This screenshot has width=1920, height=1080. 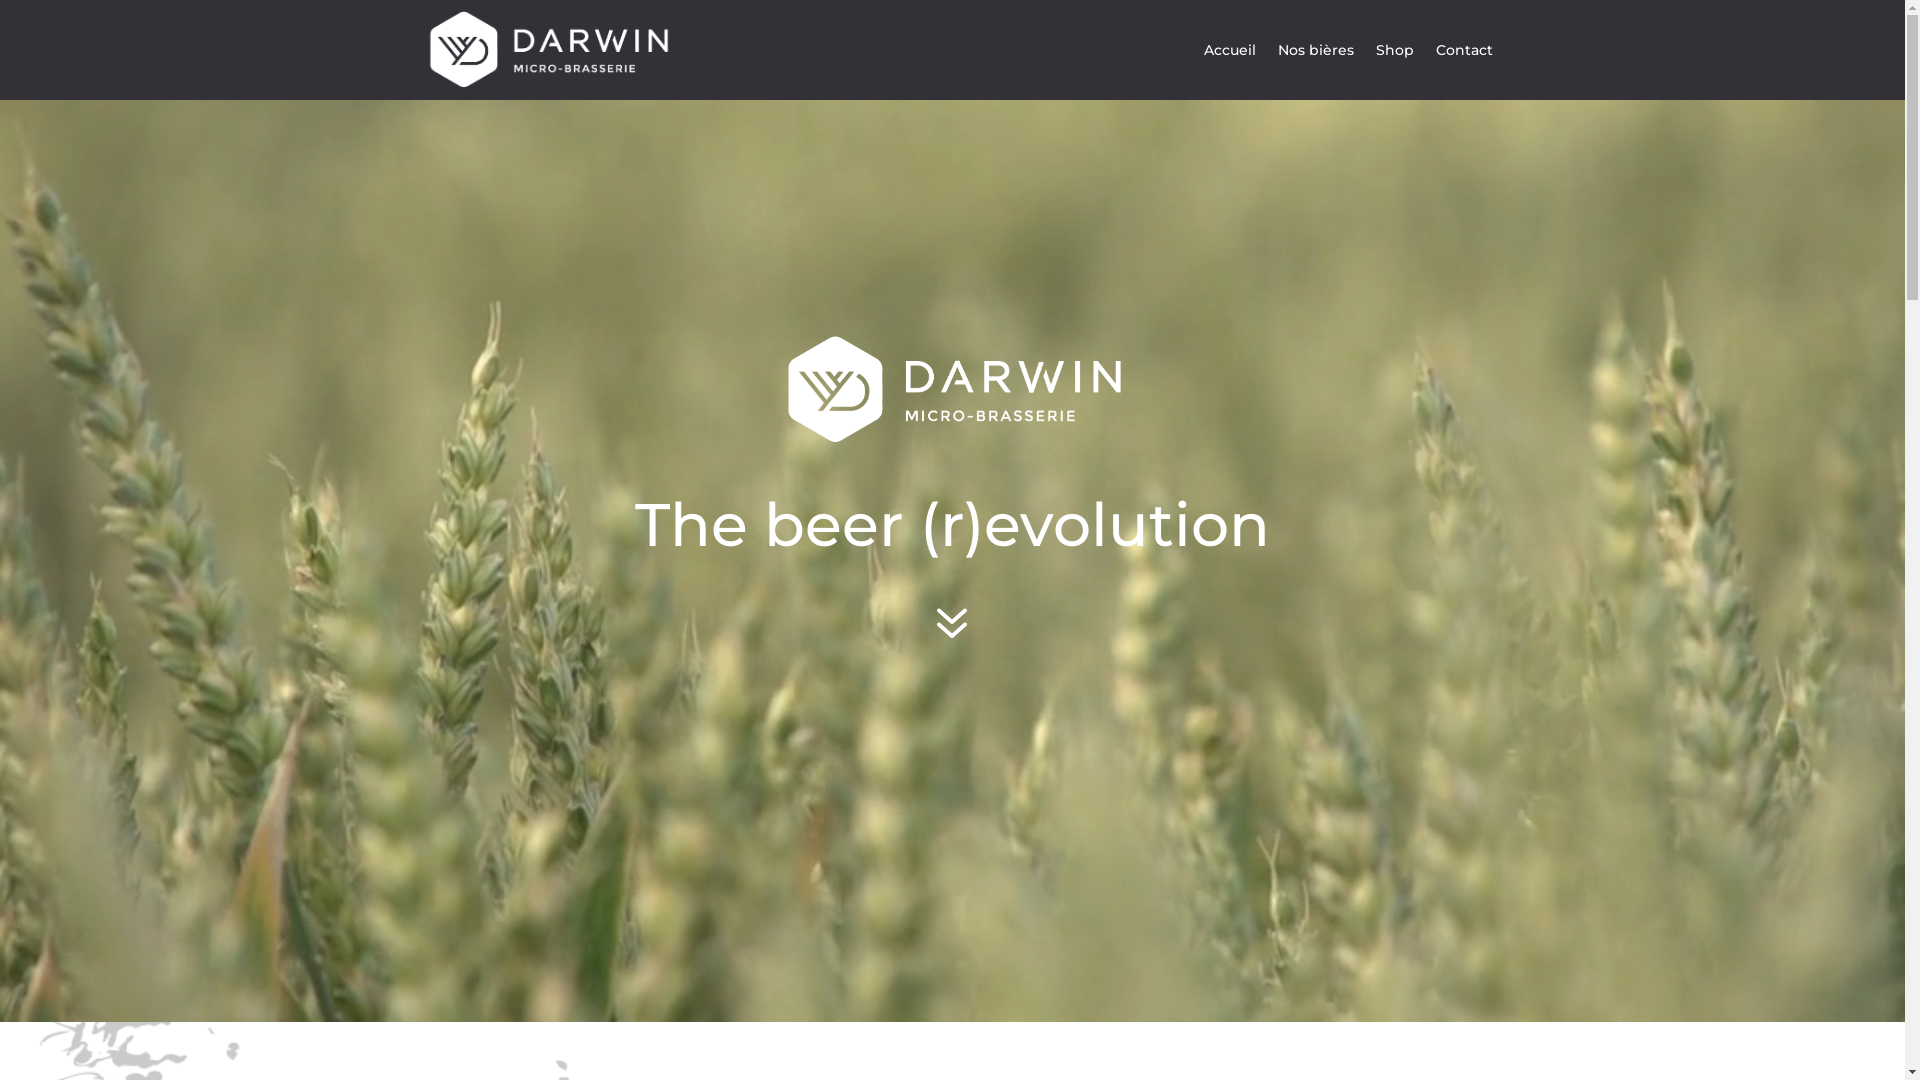 I want to click on '7', so click(x=920, y=621).